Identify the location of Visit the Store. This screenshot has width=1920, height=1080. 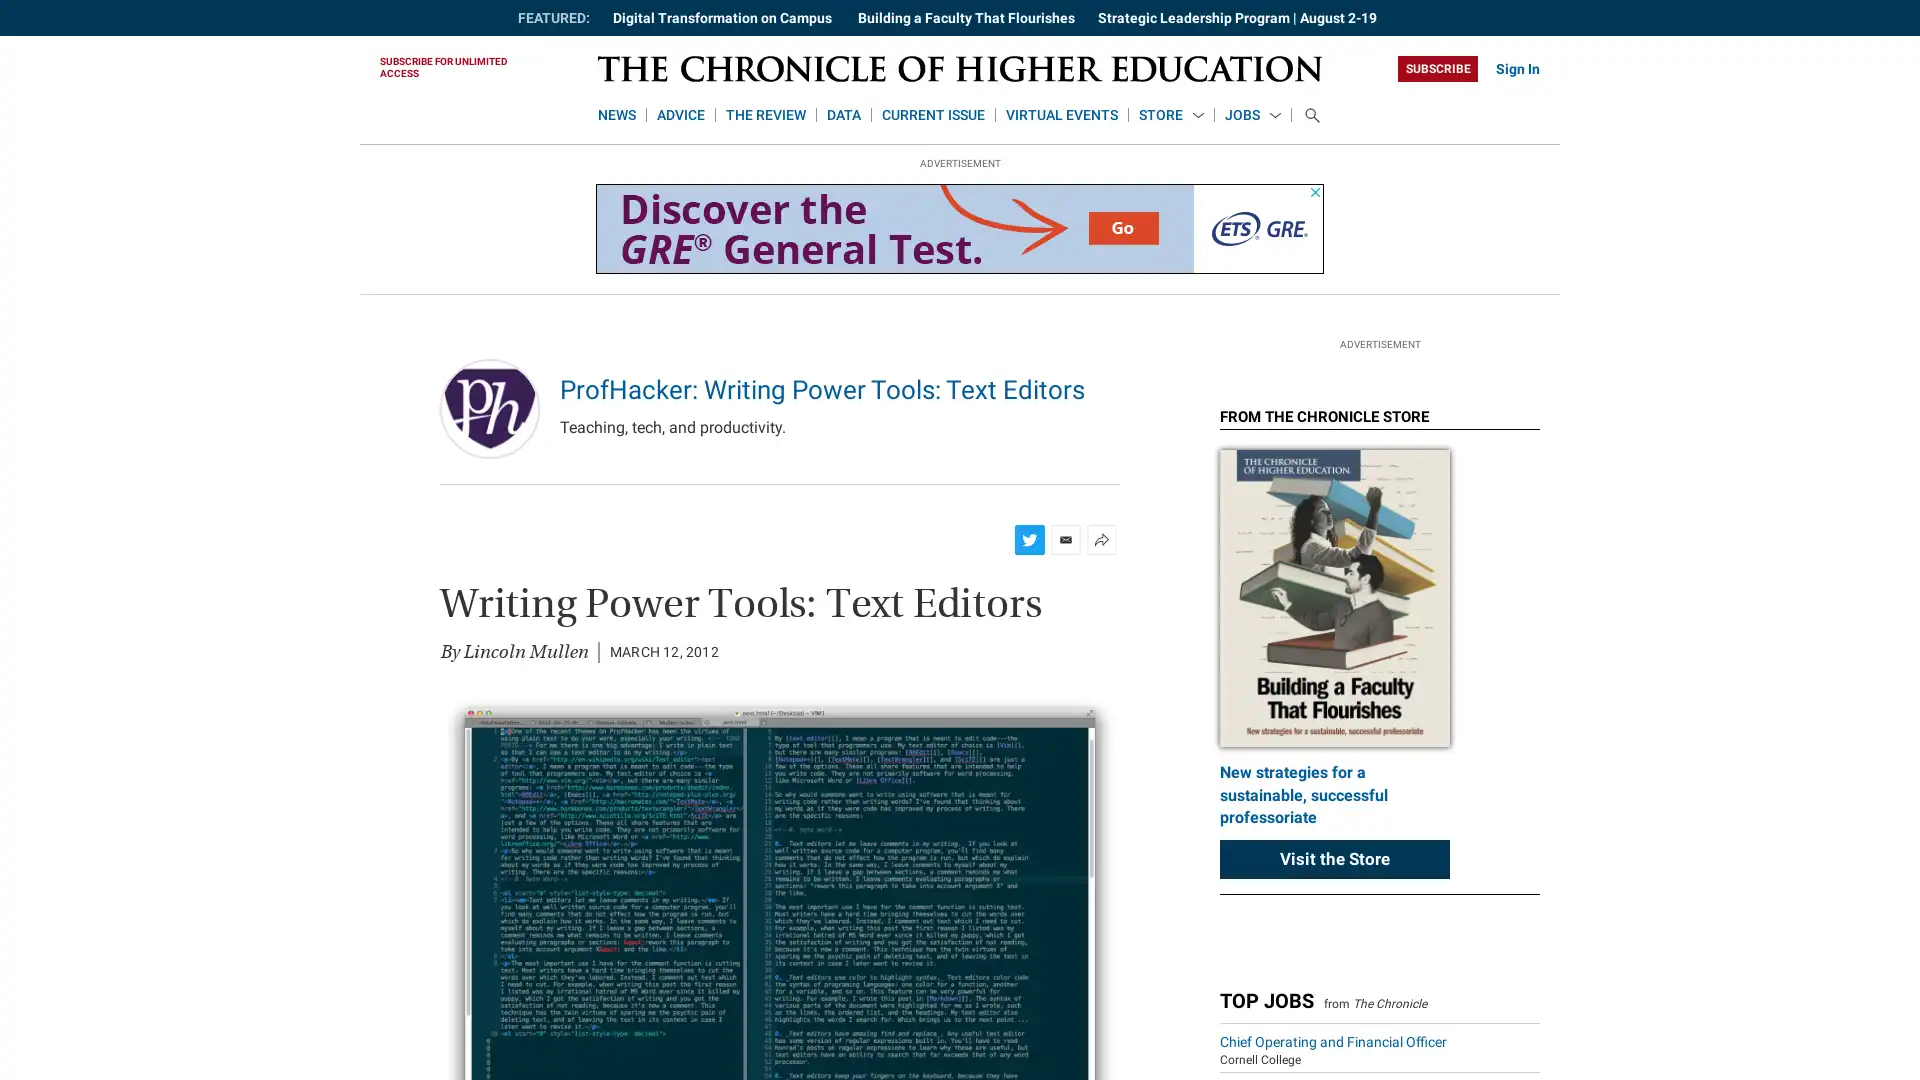
(1334, 1018).